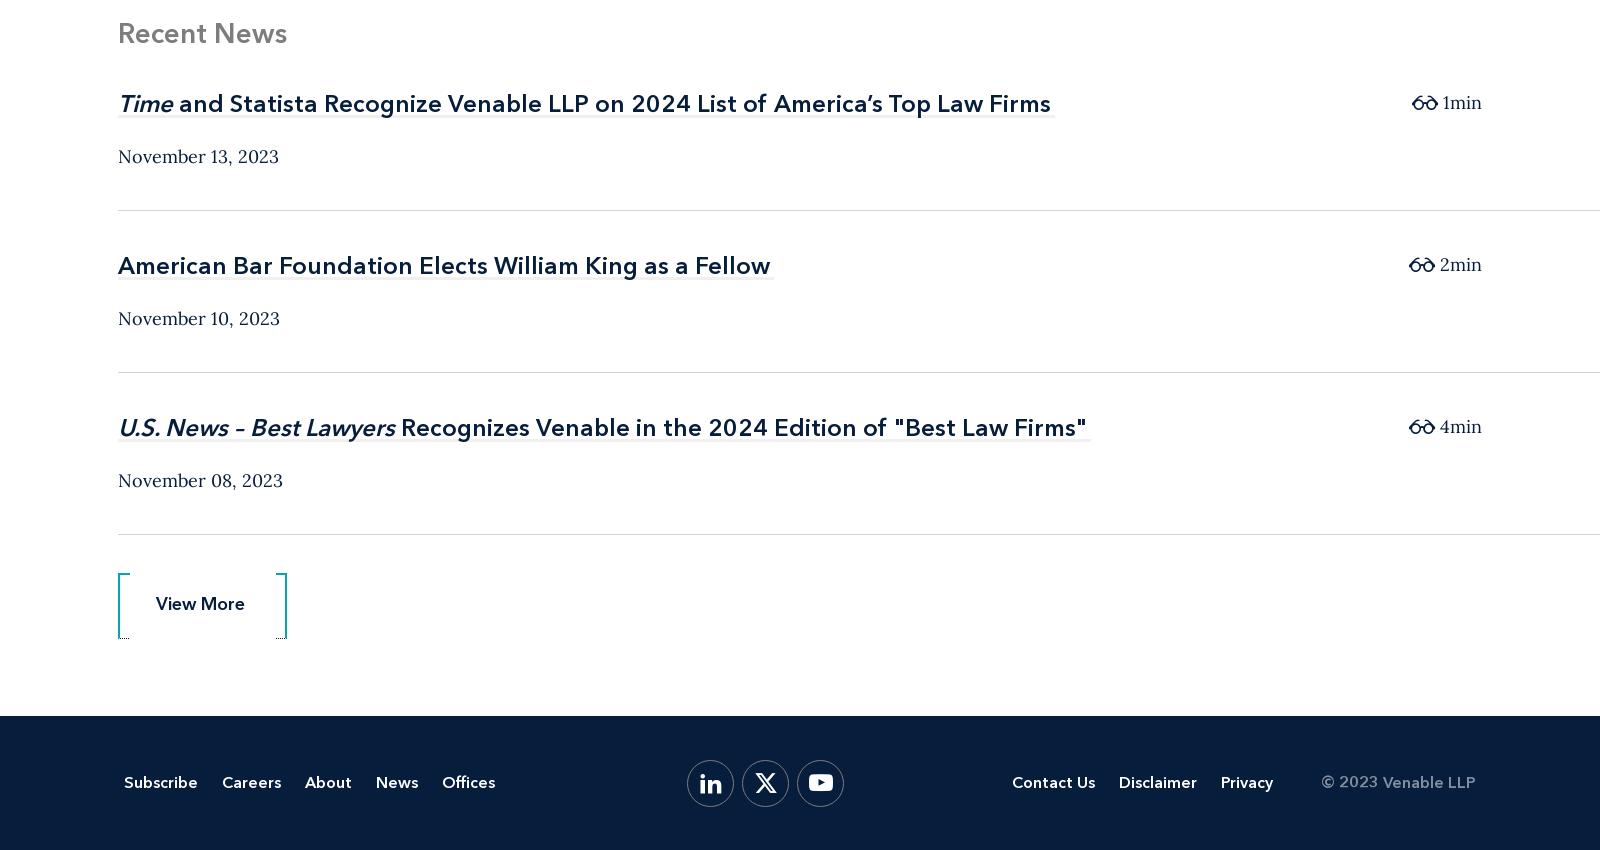 This screenshot has height=850, width=1600. What do you see at coordinates (251, 781) in the screenshot?
I see `'Careers'` at bounding box center [251, 781].